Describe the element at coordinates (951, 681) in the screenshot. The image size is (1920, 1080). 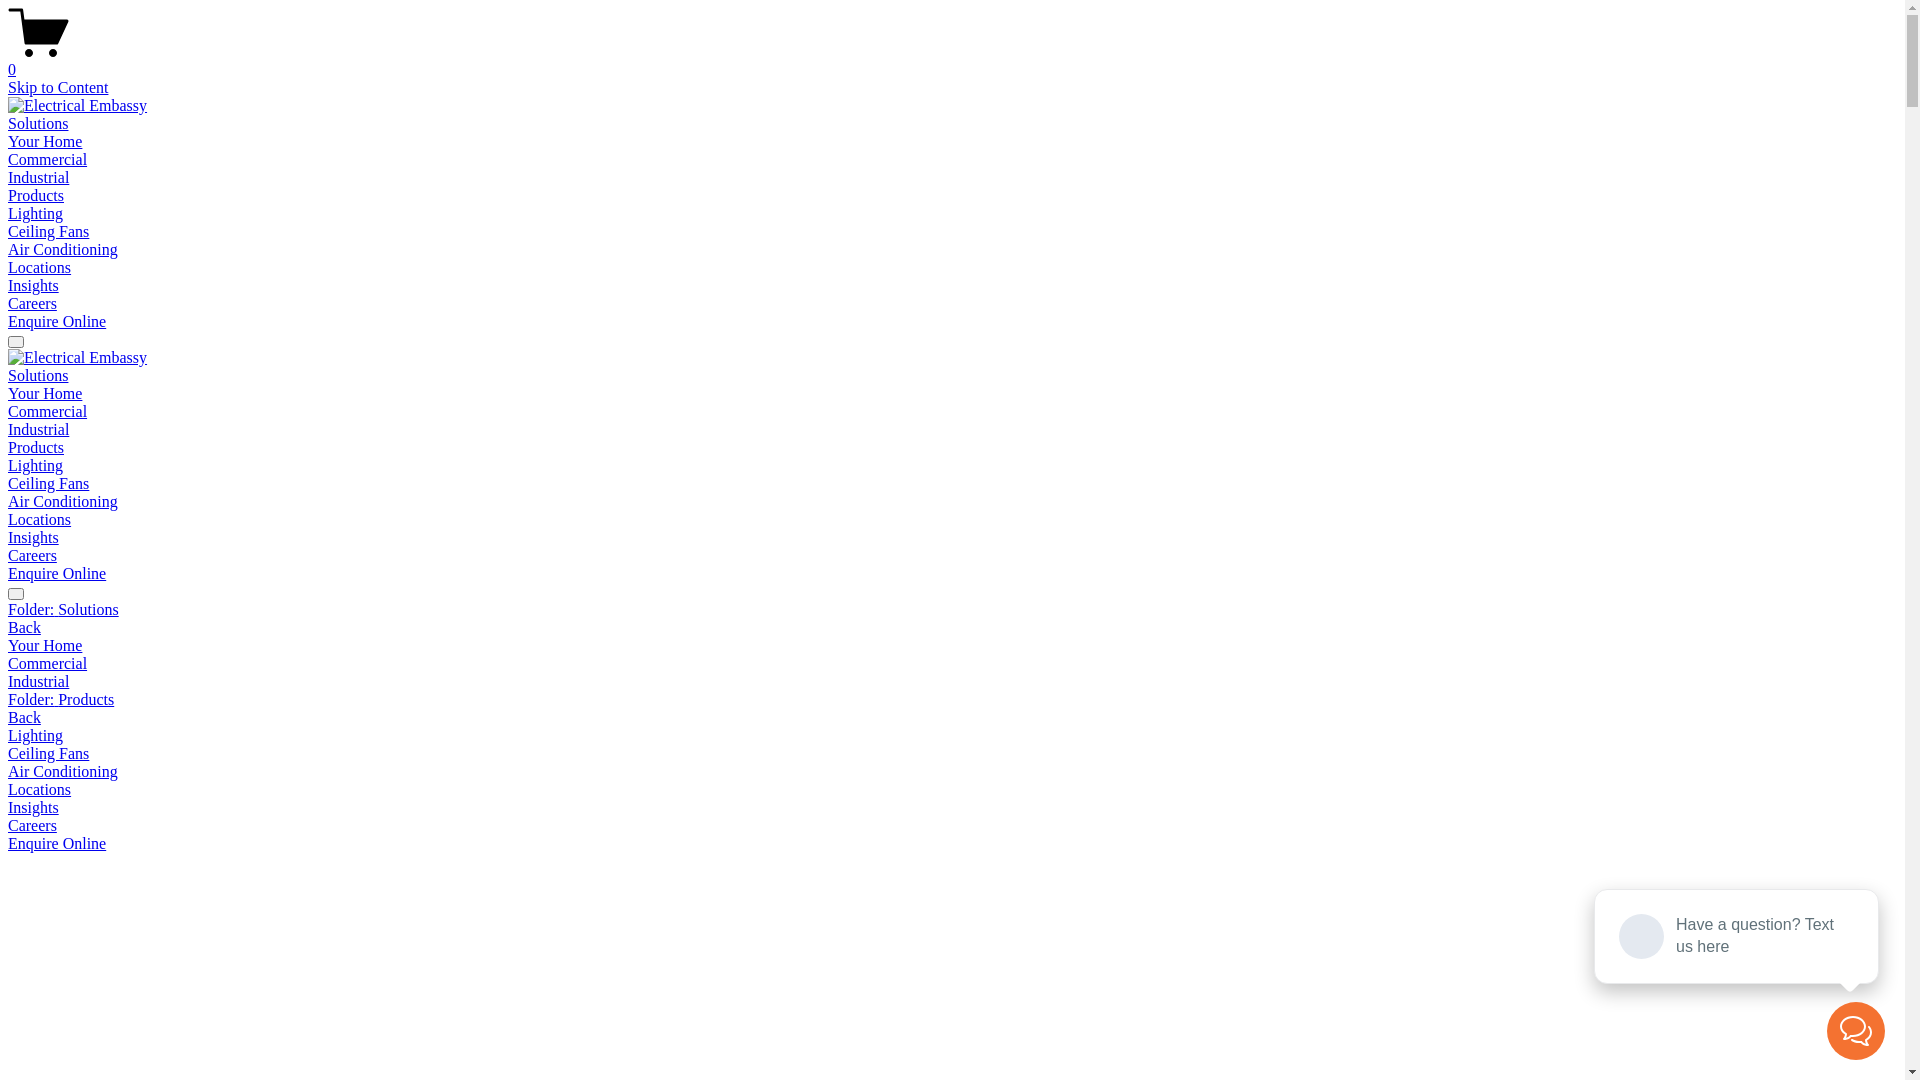
I see `'Industrial'` at that location.